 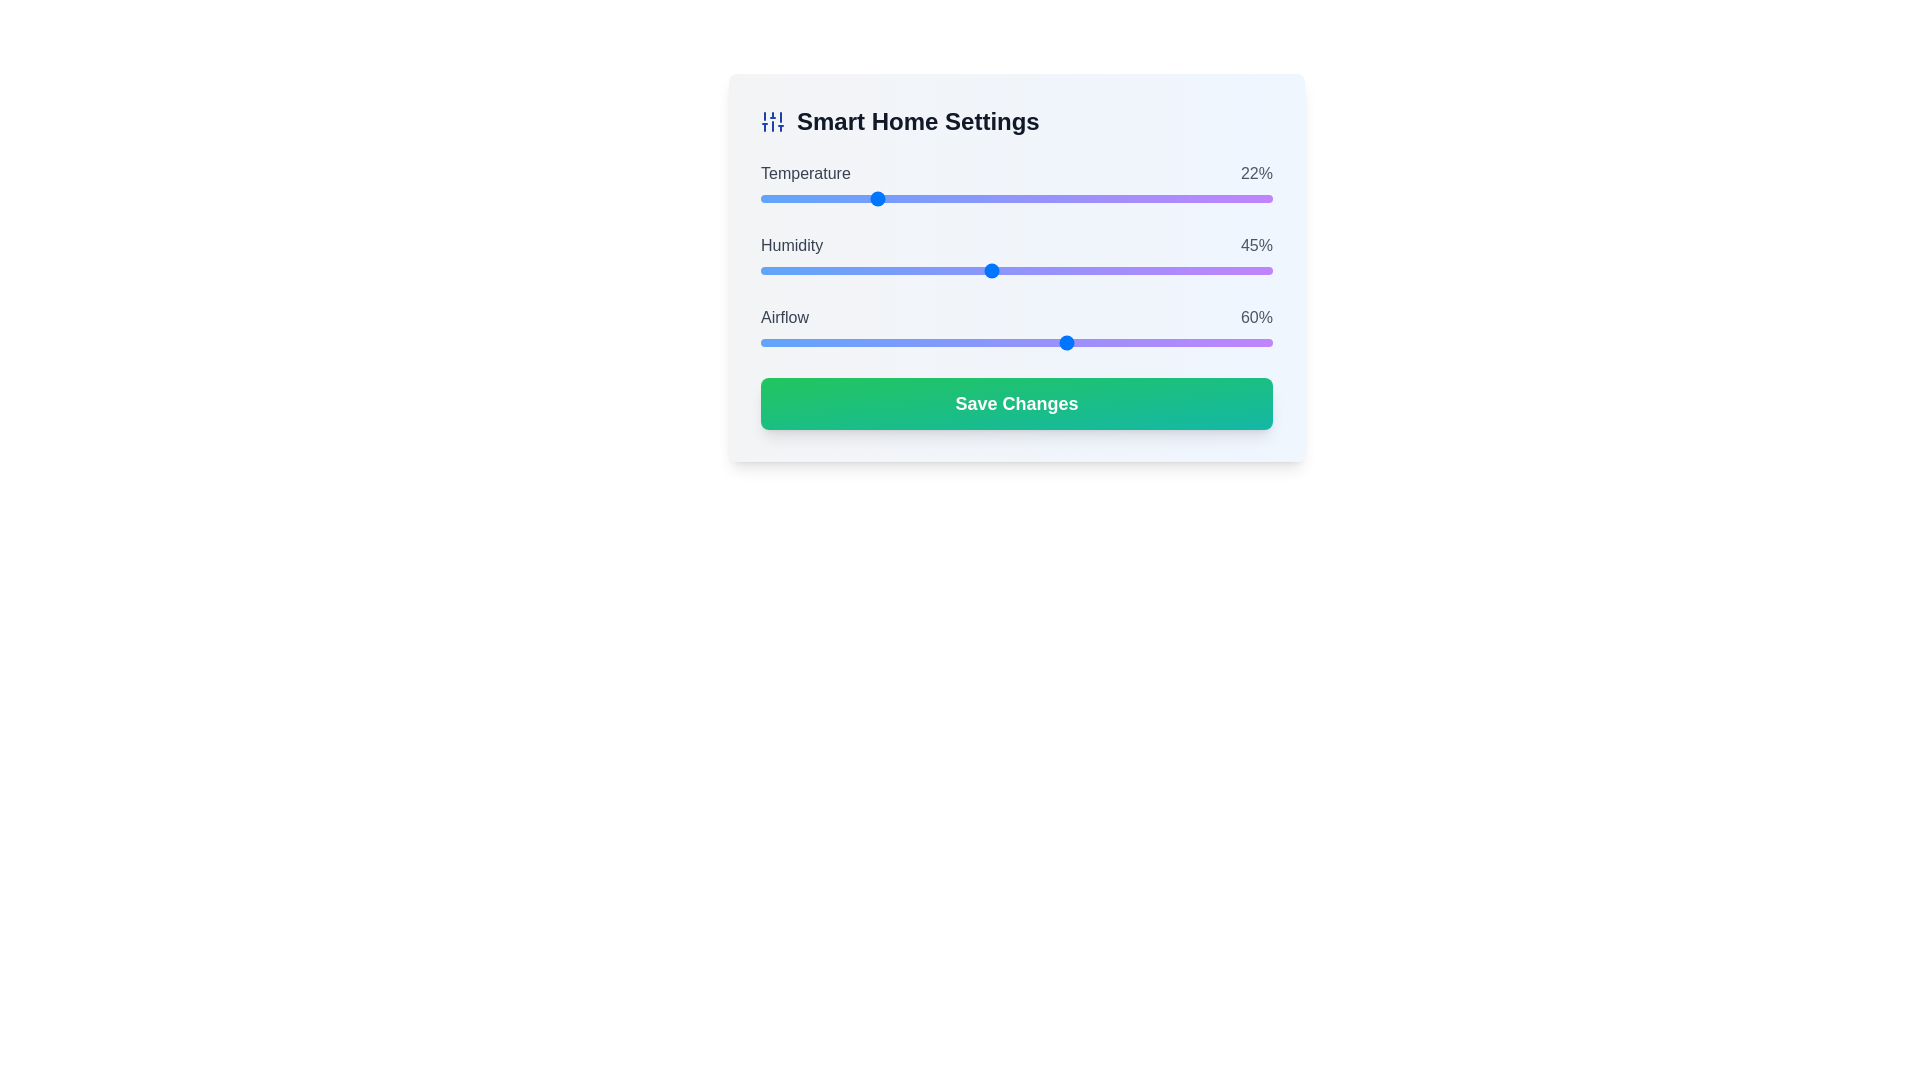 What do you see at coordinates (1225, 265) in the screenshot?
I see `the humidity level` at bounding box center [1225, 265].